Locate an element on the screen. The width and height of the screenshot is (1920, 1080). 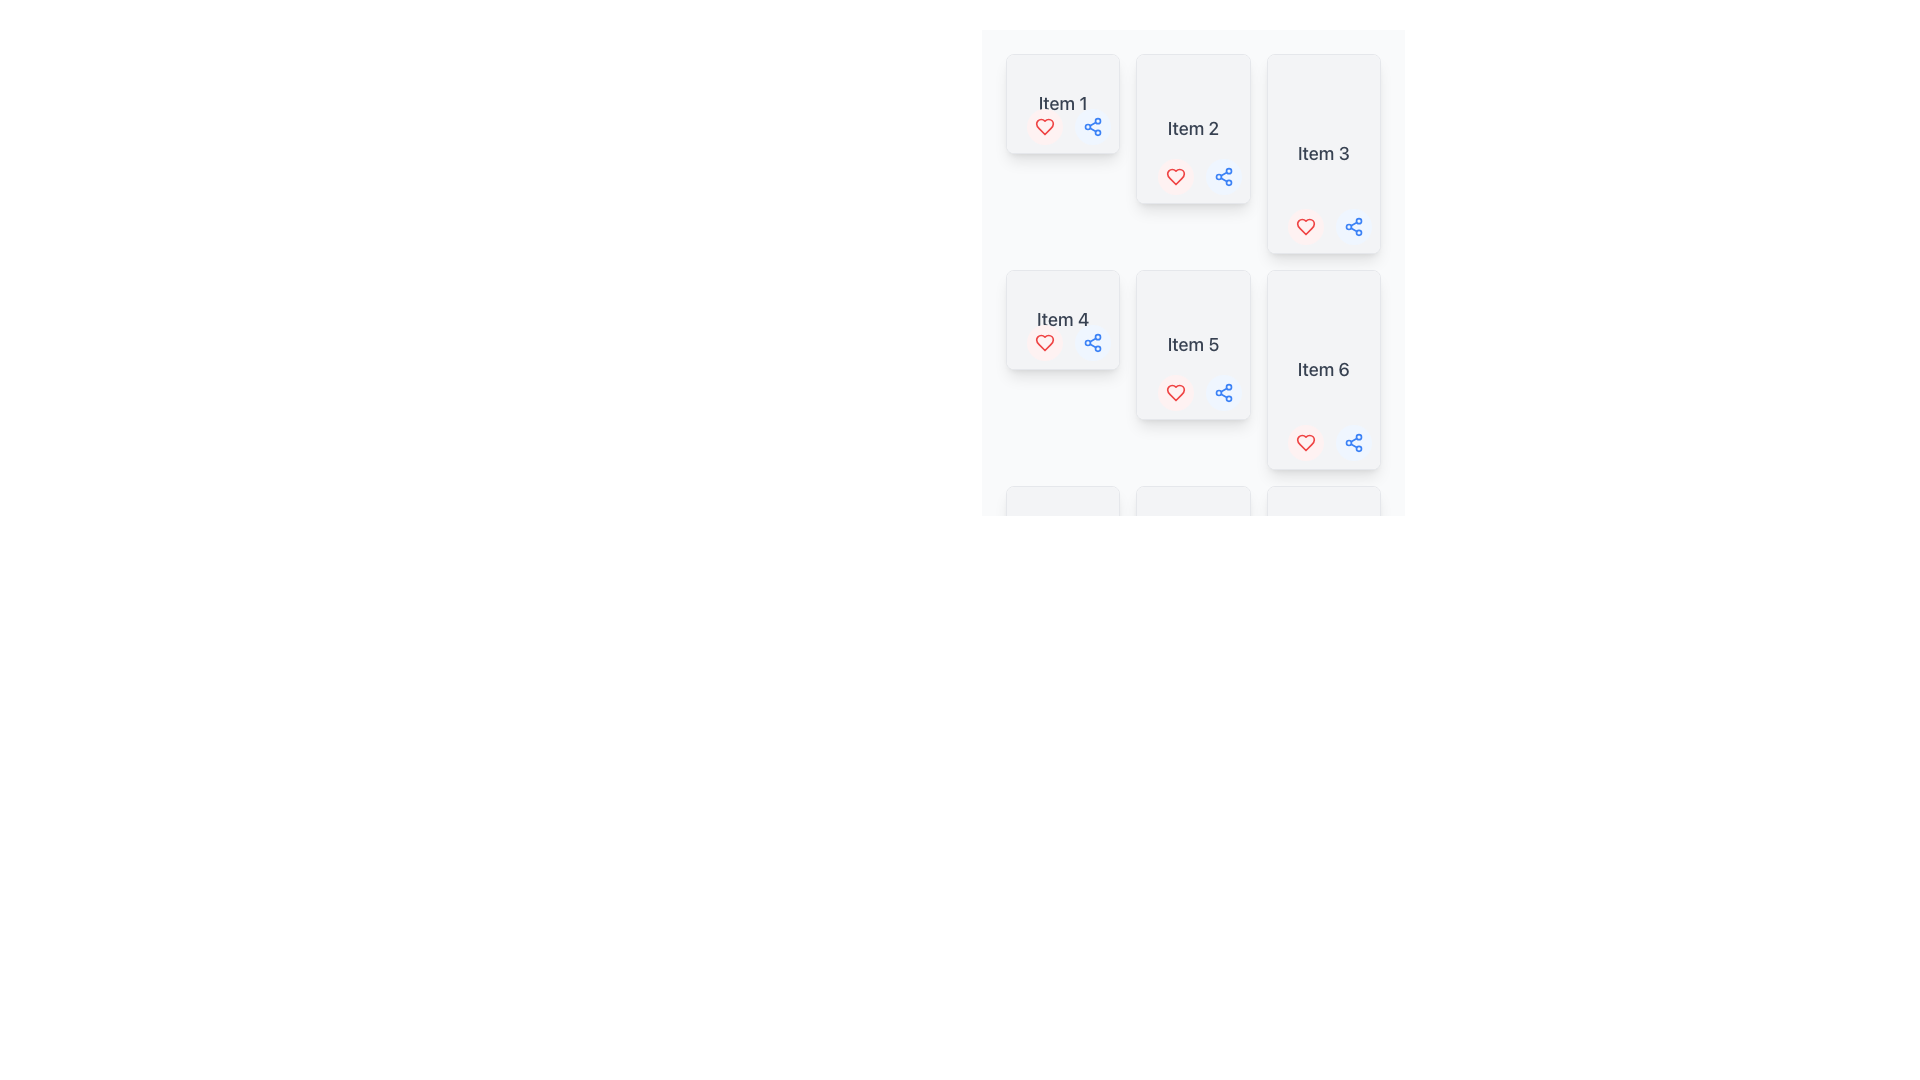
the text label displaying 'Item 3' in a medium-sized font and medium gray color, which is centrally positioned within its card layout in the top right corner of the grid is located at coordinates (1323, 153).